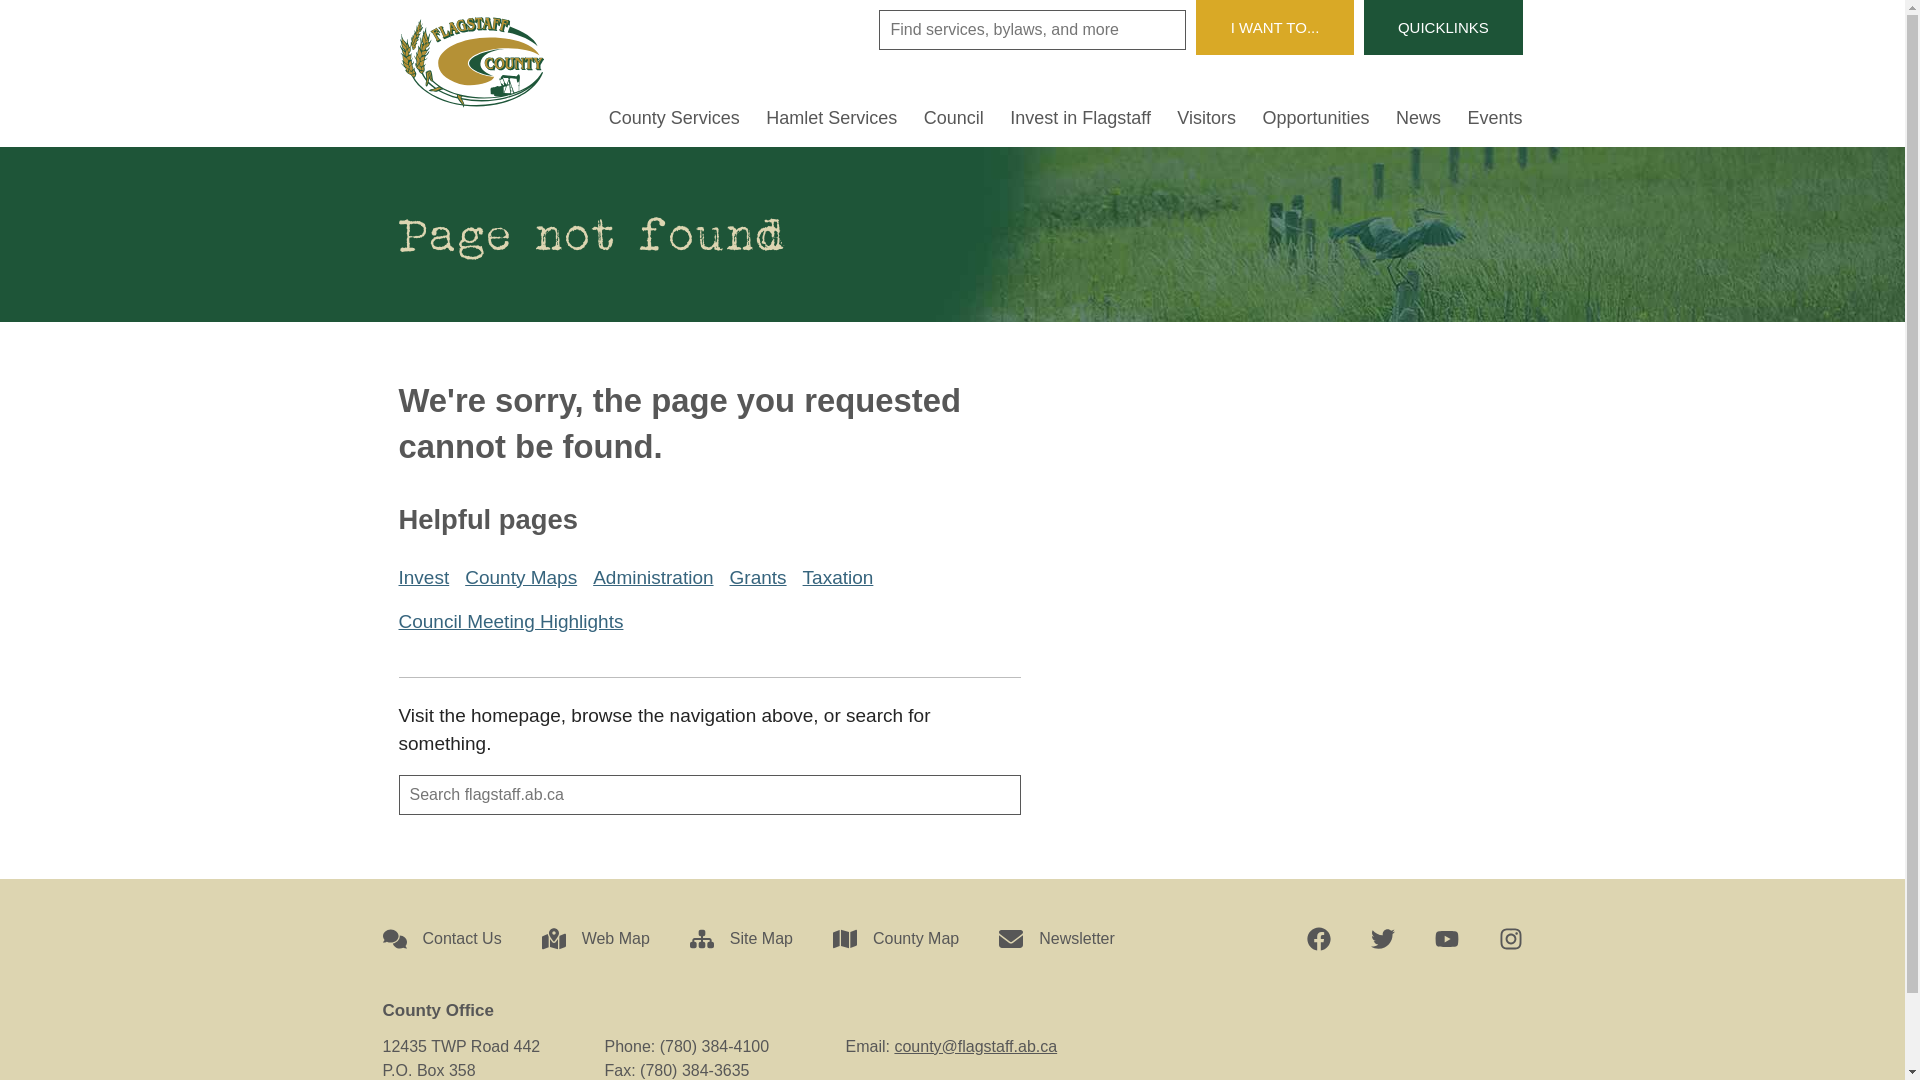  Describe the element at coordinates (923, 122) in the screenshot. I see `'Council'` at that location.